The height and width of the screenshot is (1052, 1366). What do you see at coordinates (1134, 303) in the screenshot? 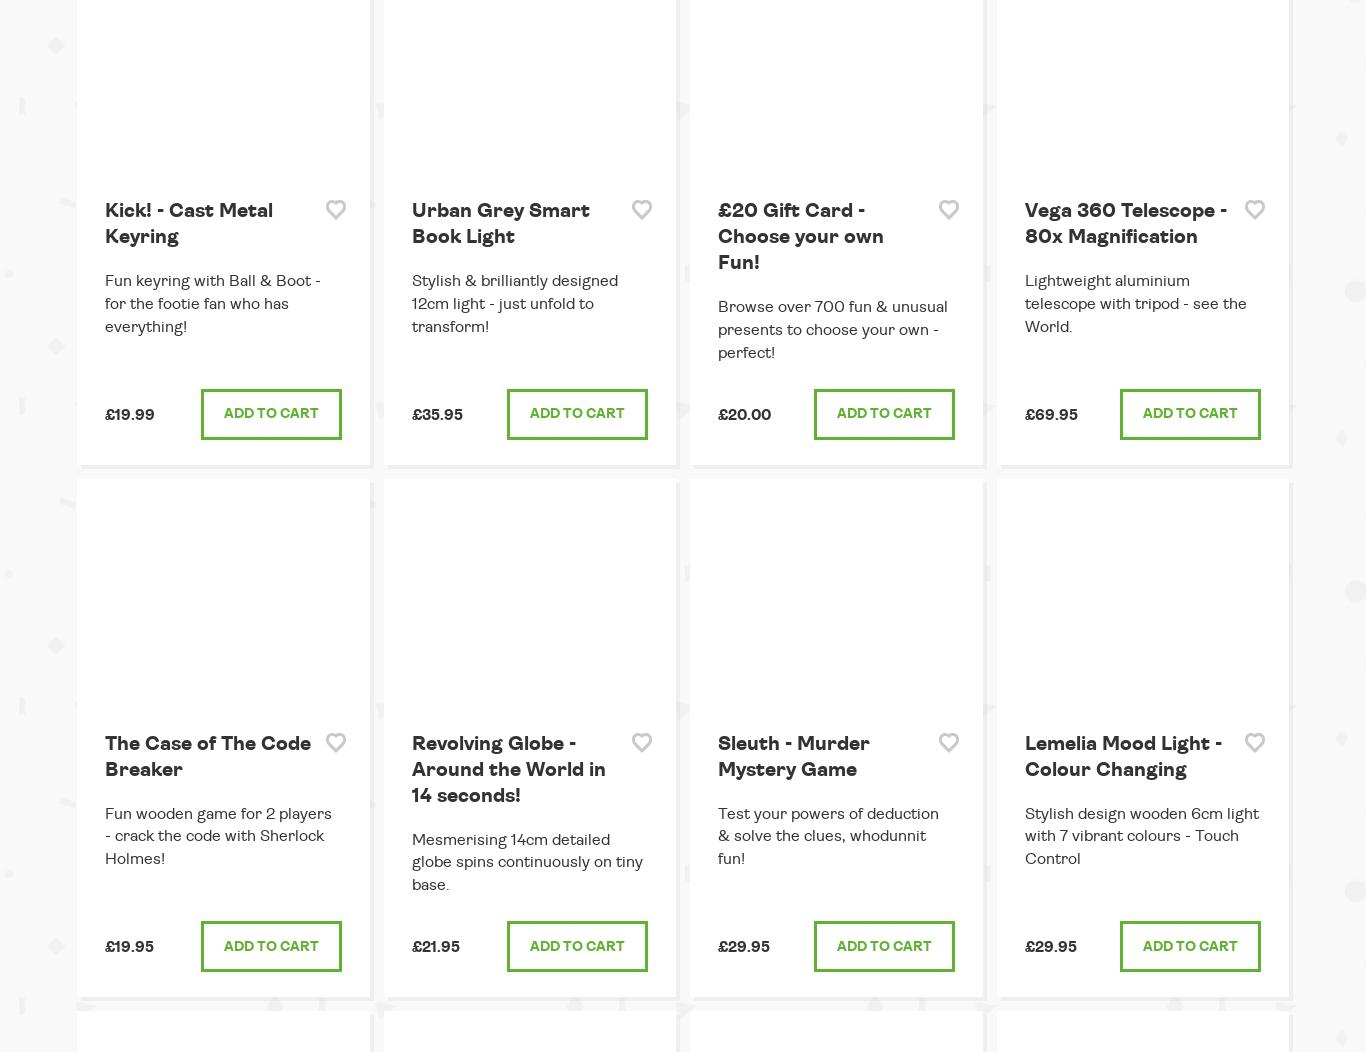
I see `'Lightweight aluminium telescope with tripod - see the World.'` at bounding box center [1134, 303].